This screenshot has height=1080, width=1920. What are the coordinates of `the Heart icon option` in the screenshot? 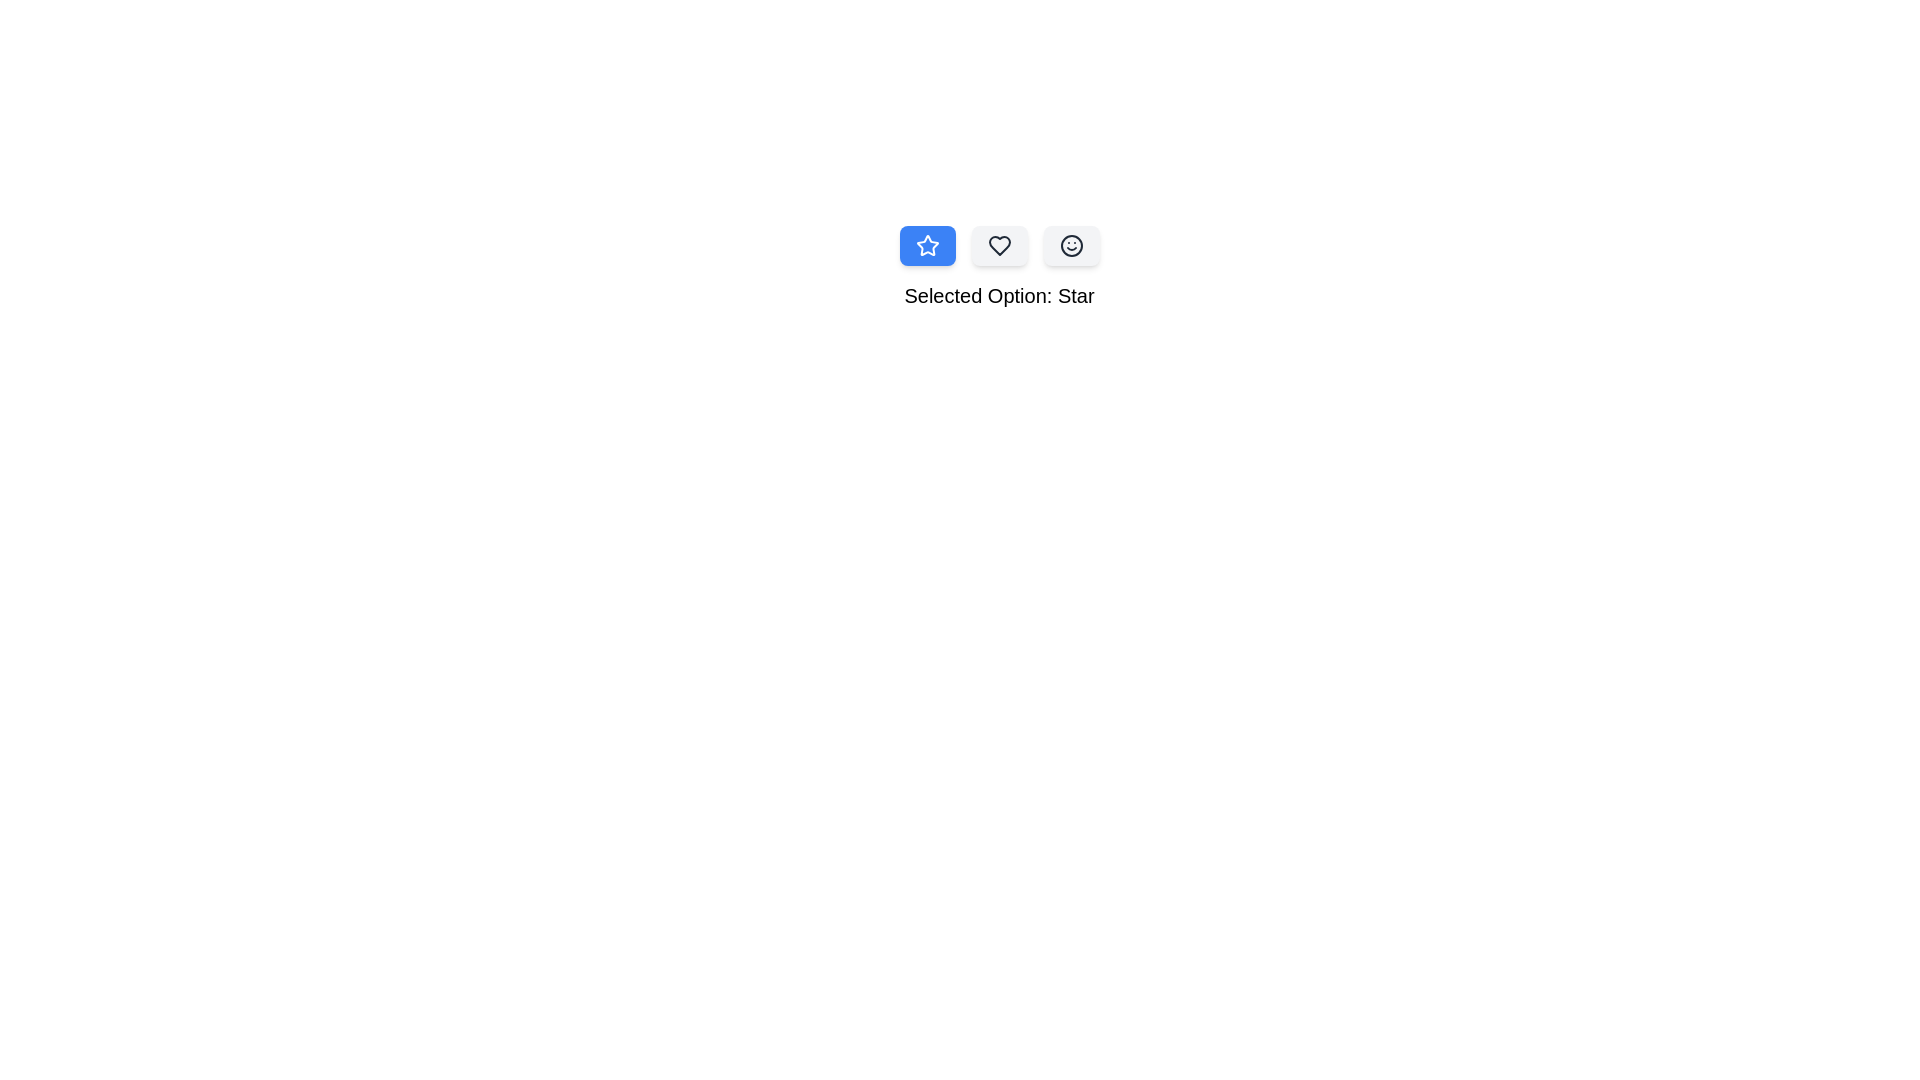 It's located at (999, 245).